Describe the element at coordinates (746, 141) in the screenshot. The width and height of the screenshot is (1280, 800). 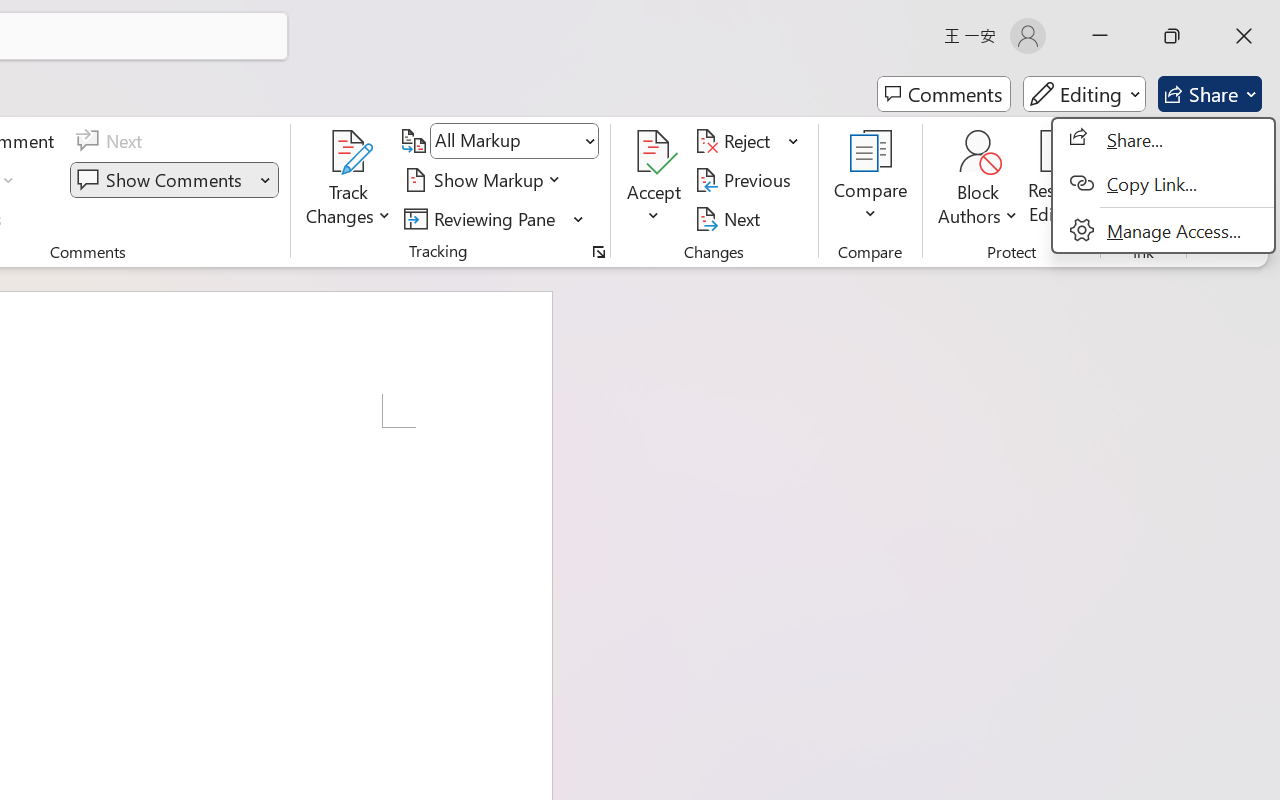
I see `'Reject'` at that location.